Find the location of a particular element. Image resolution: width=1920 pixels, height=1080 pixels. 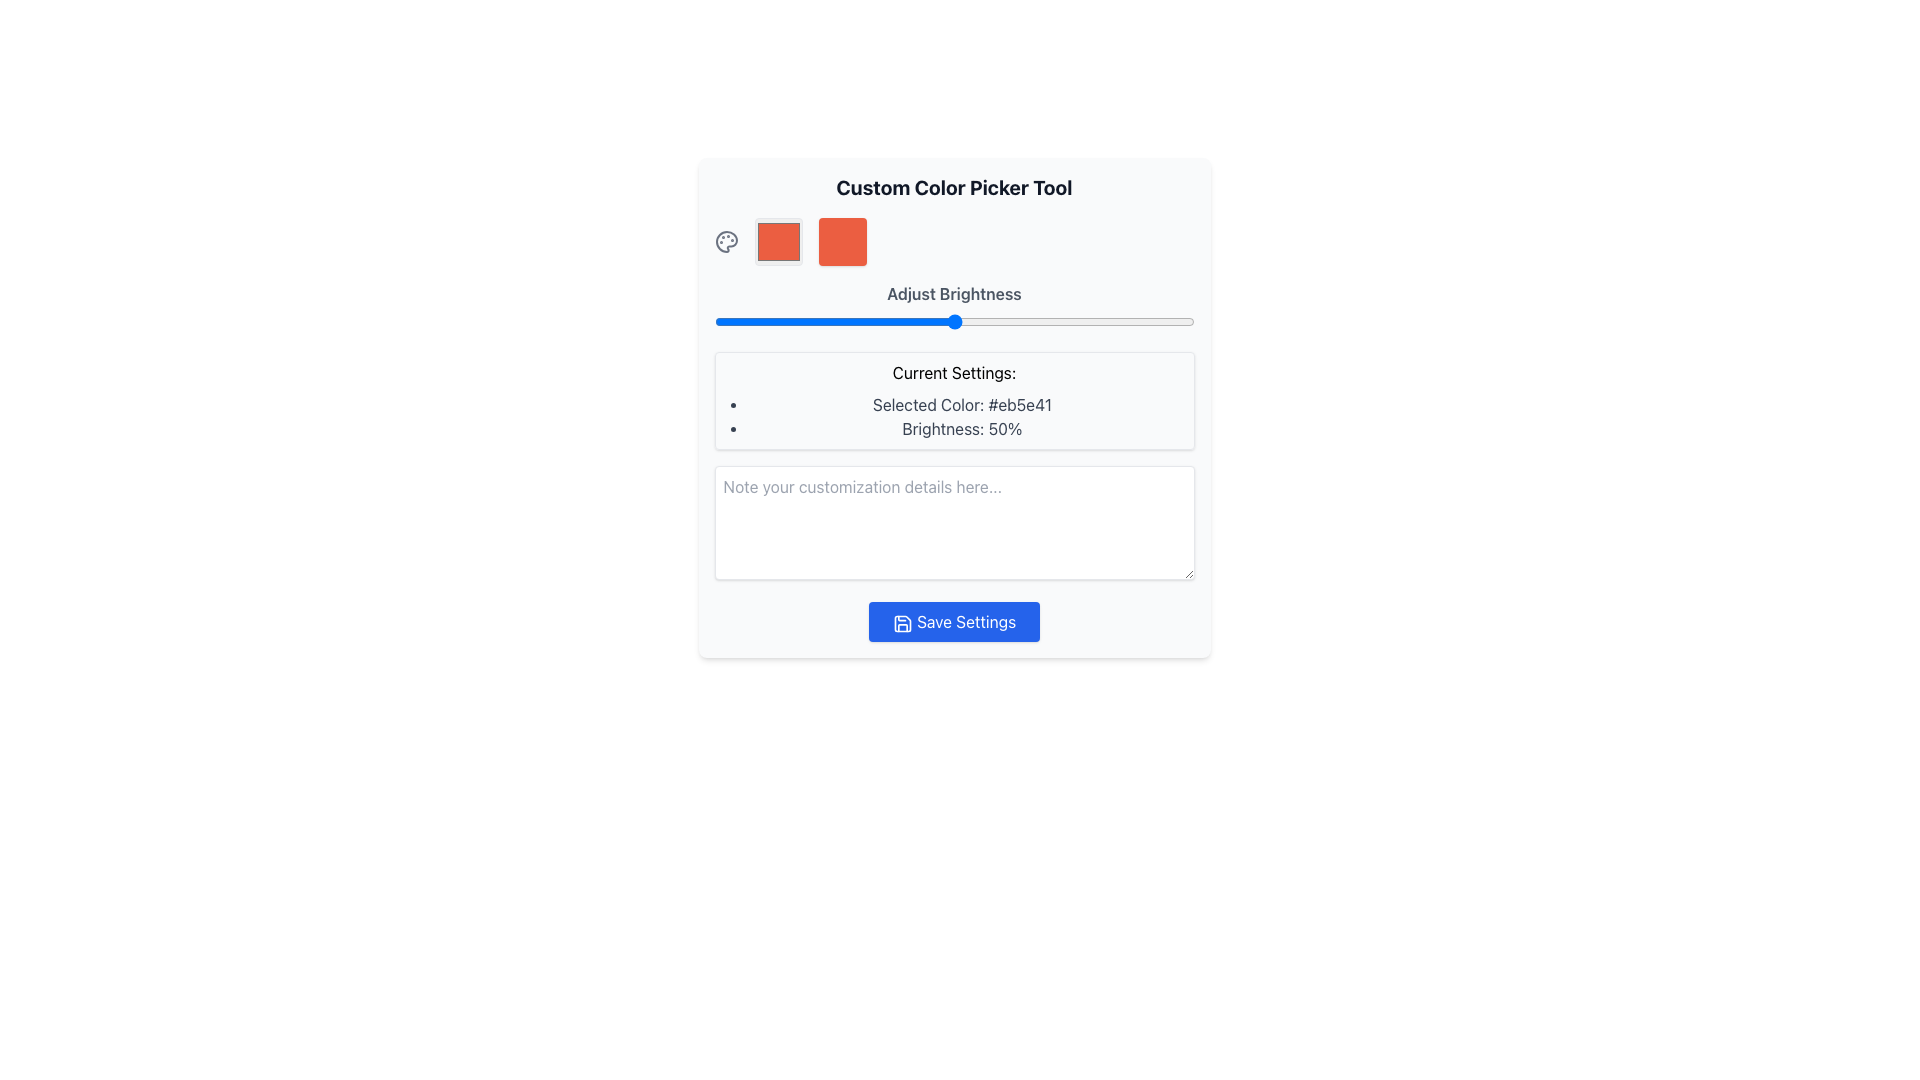

the brightness is located at coordinates (872, 320).